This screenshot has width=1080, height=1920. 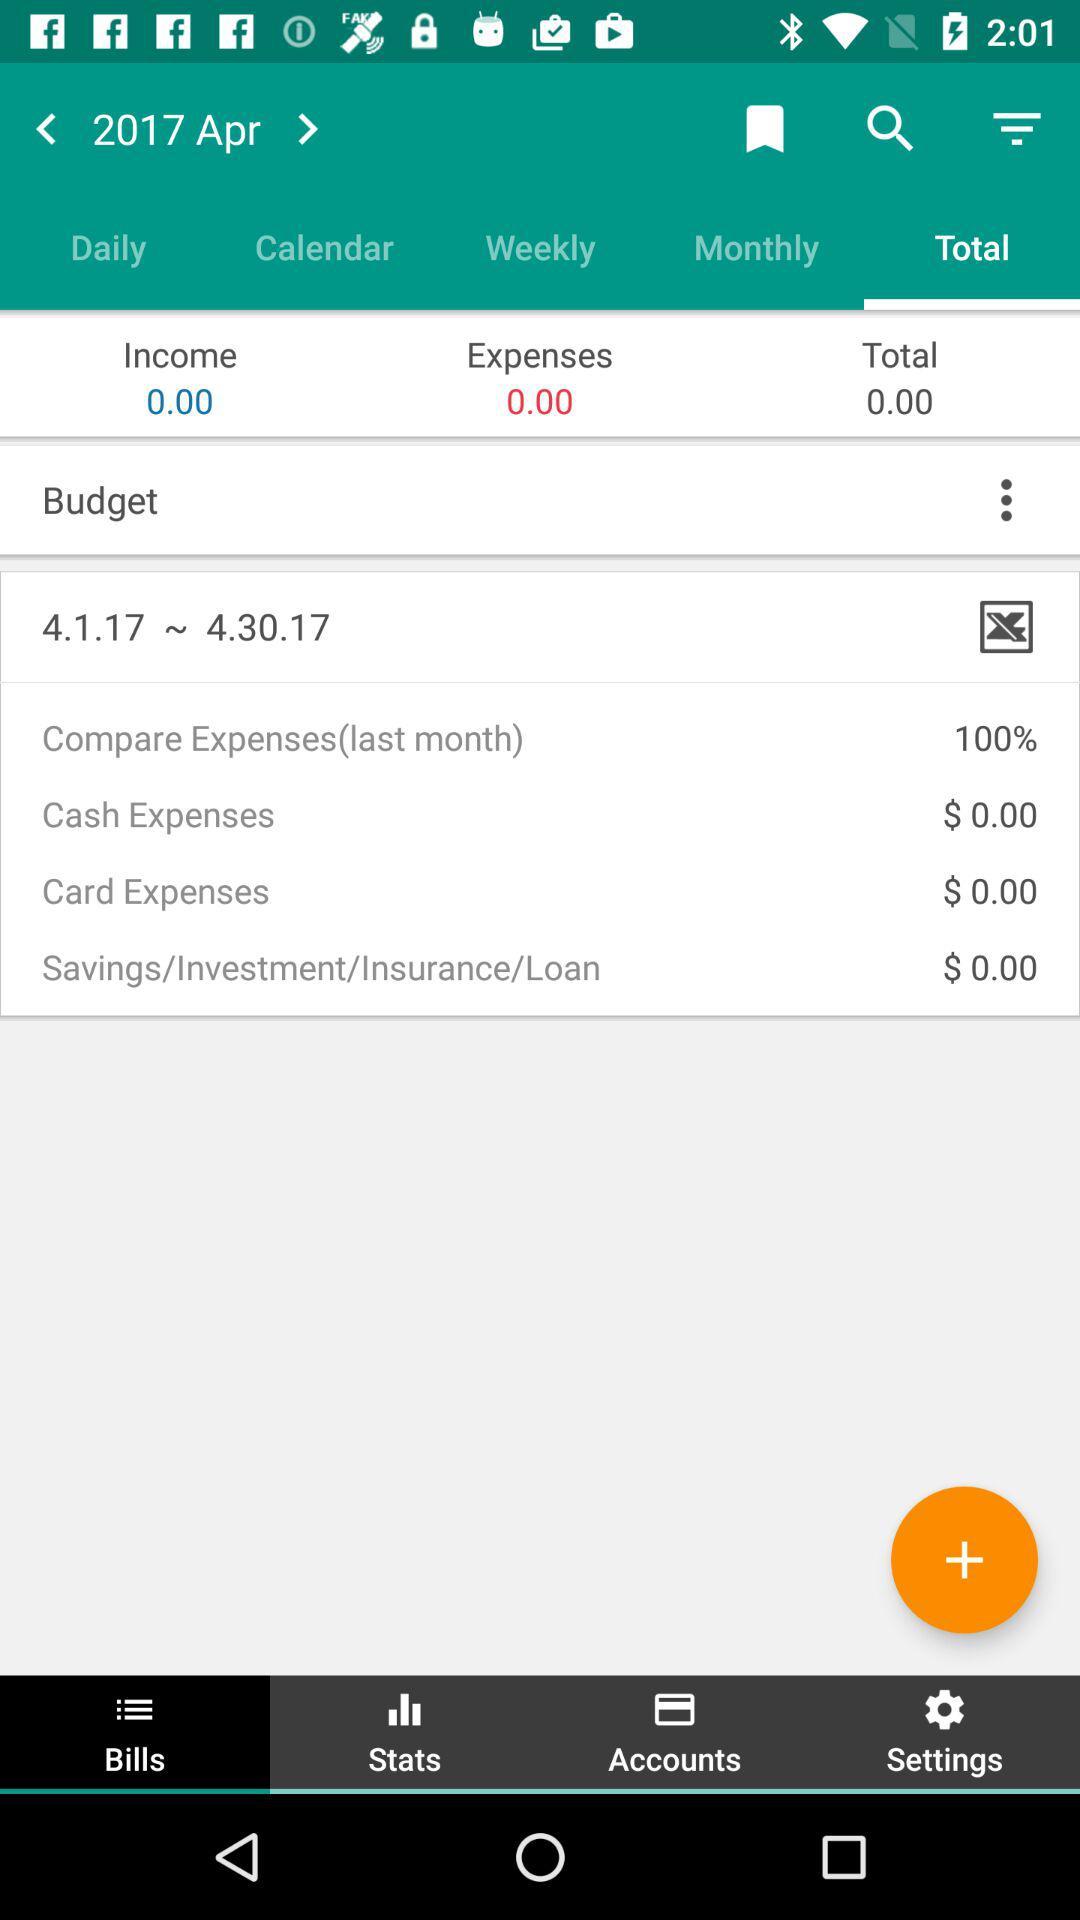 I want to click on the filter_list icon, so click(x=1017, y=127).